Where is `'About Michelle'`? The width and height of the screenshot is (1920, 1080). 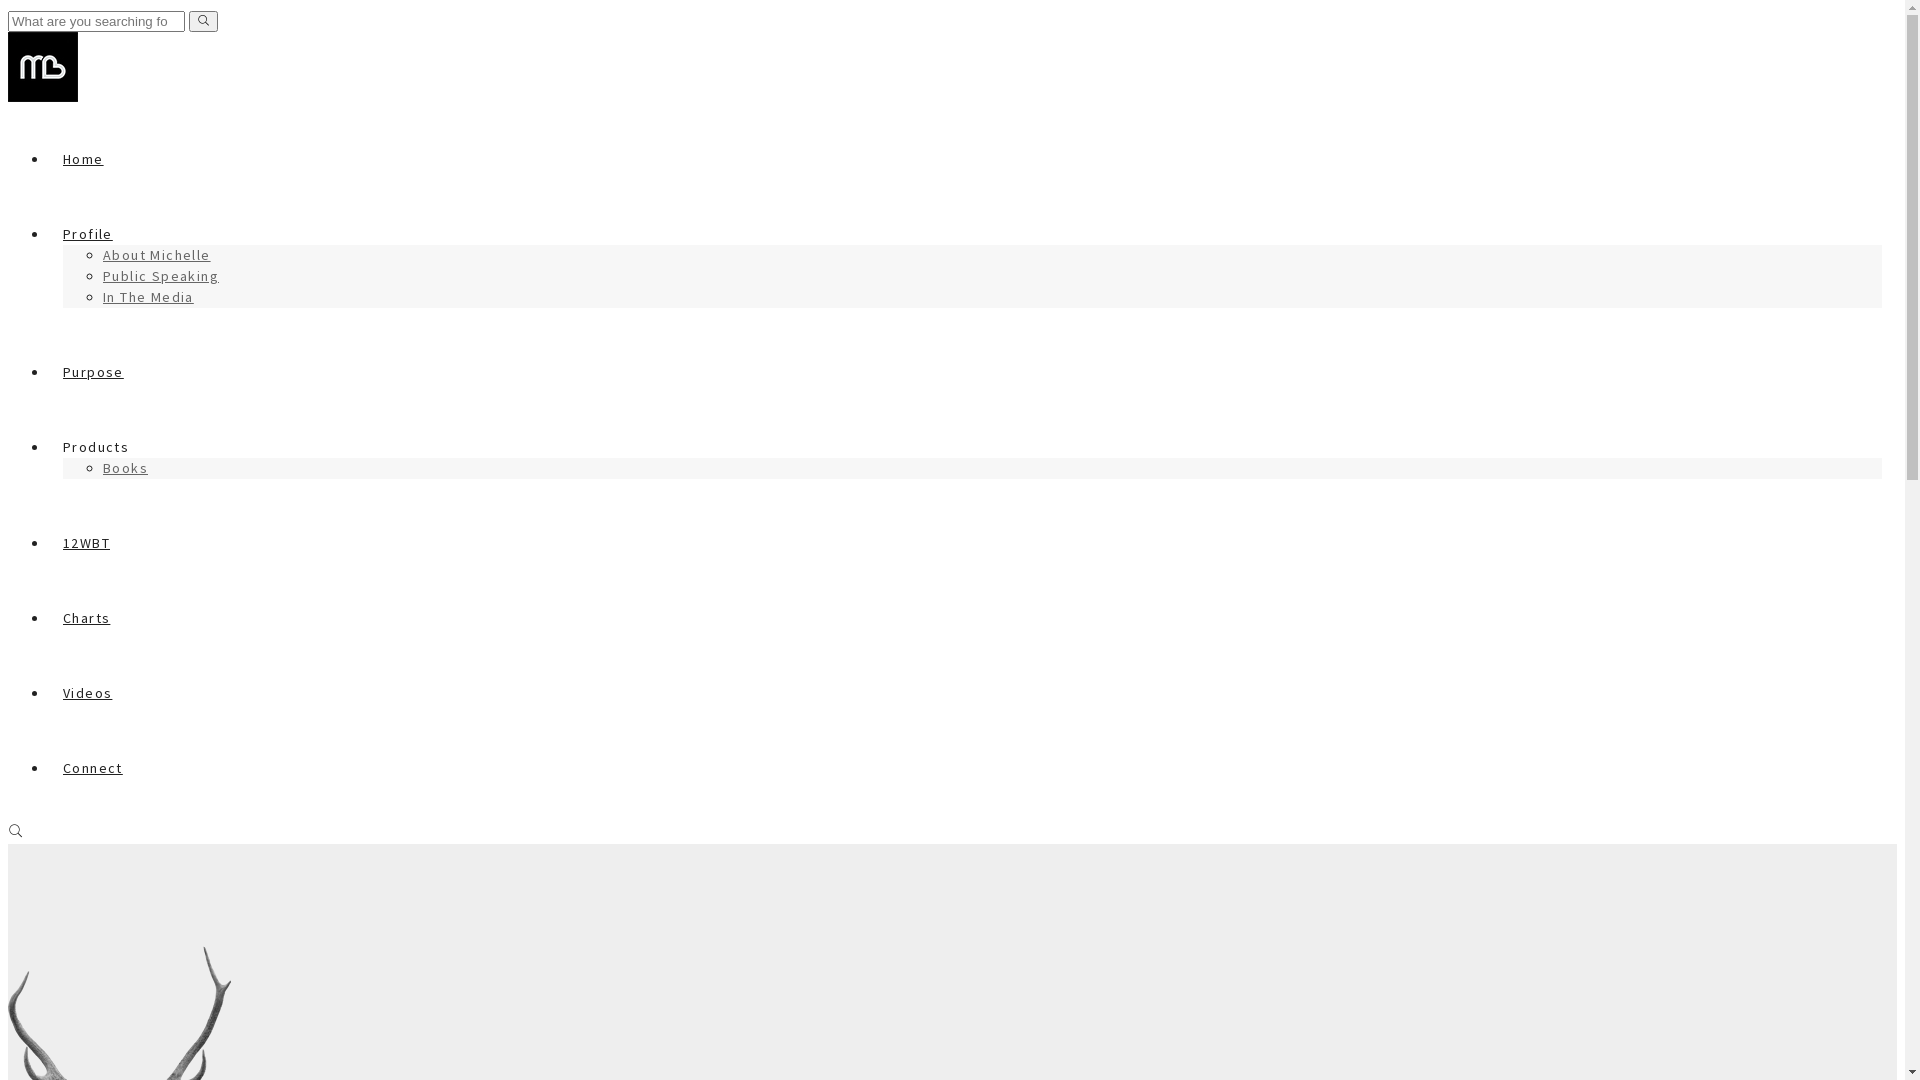 'About Michelle' is located at coordinates (156, 253).